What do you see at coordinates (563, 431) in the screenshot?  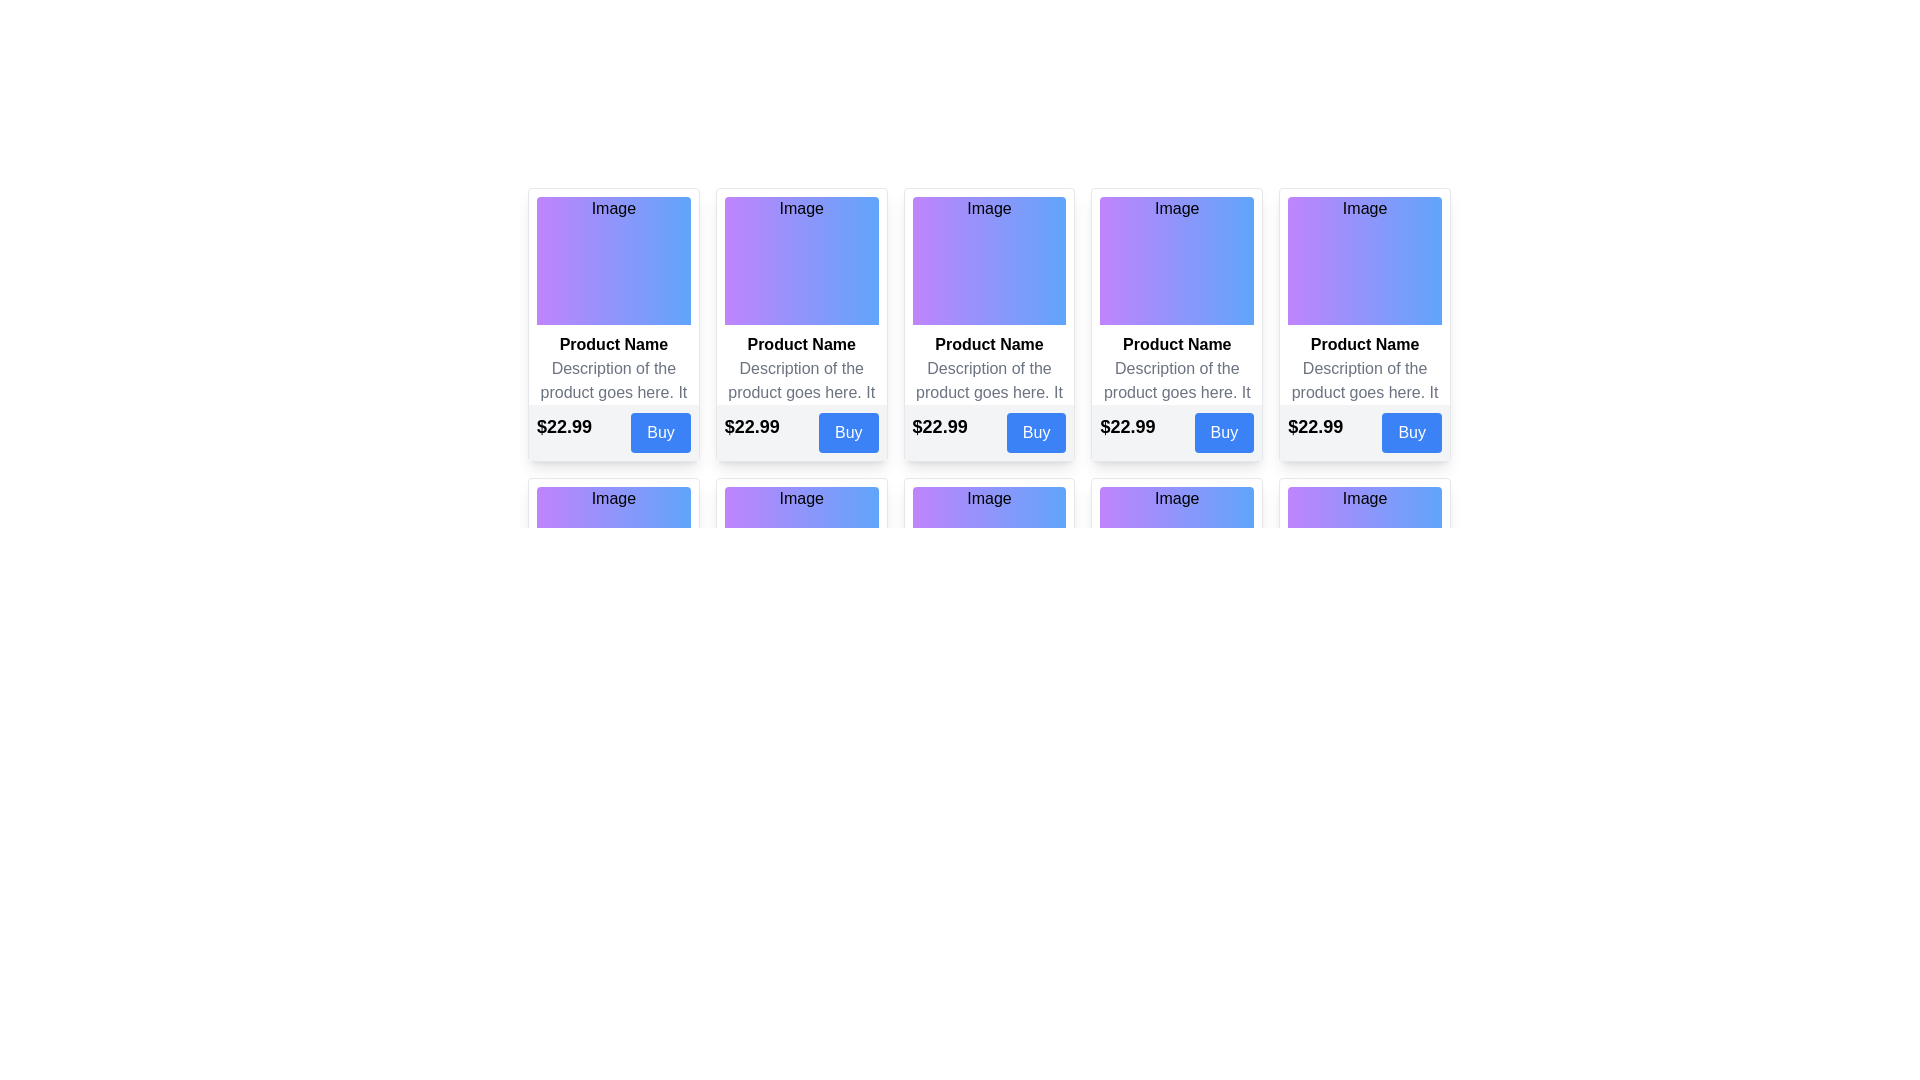 I see `the text label displaying the price '$22.99', which is styled in bold font and located at the bottom-left of the product card, above the 'Buy' button` at bounding box center [563, 431].